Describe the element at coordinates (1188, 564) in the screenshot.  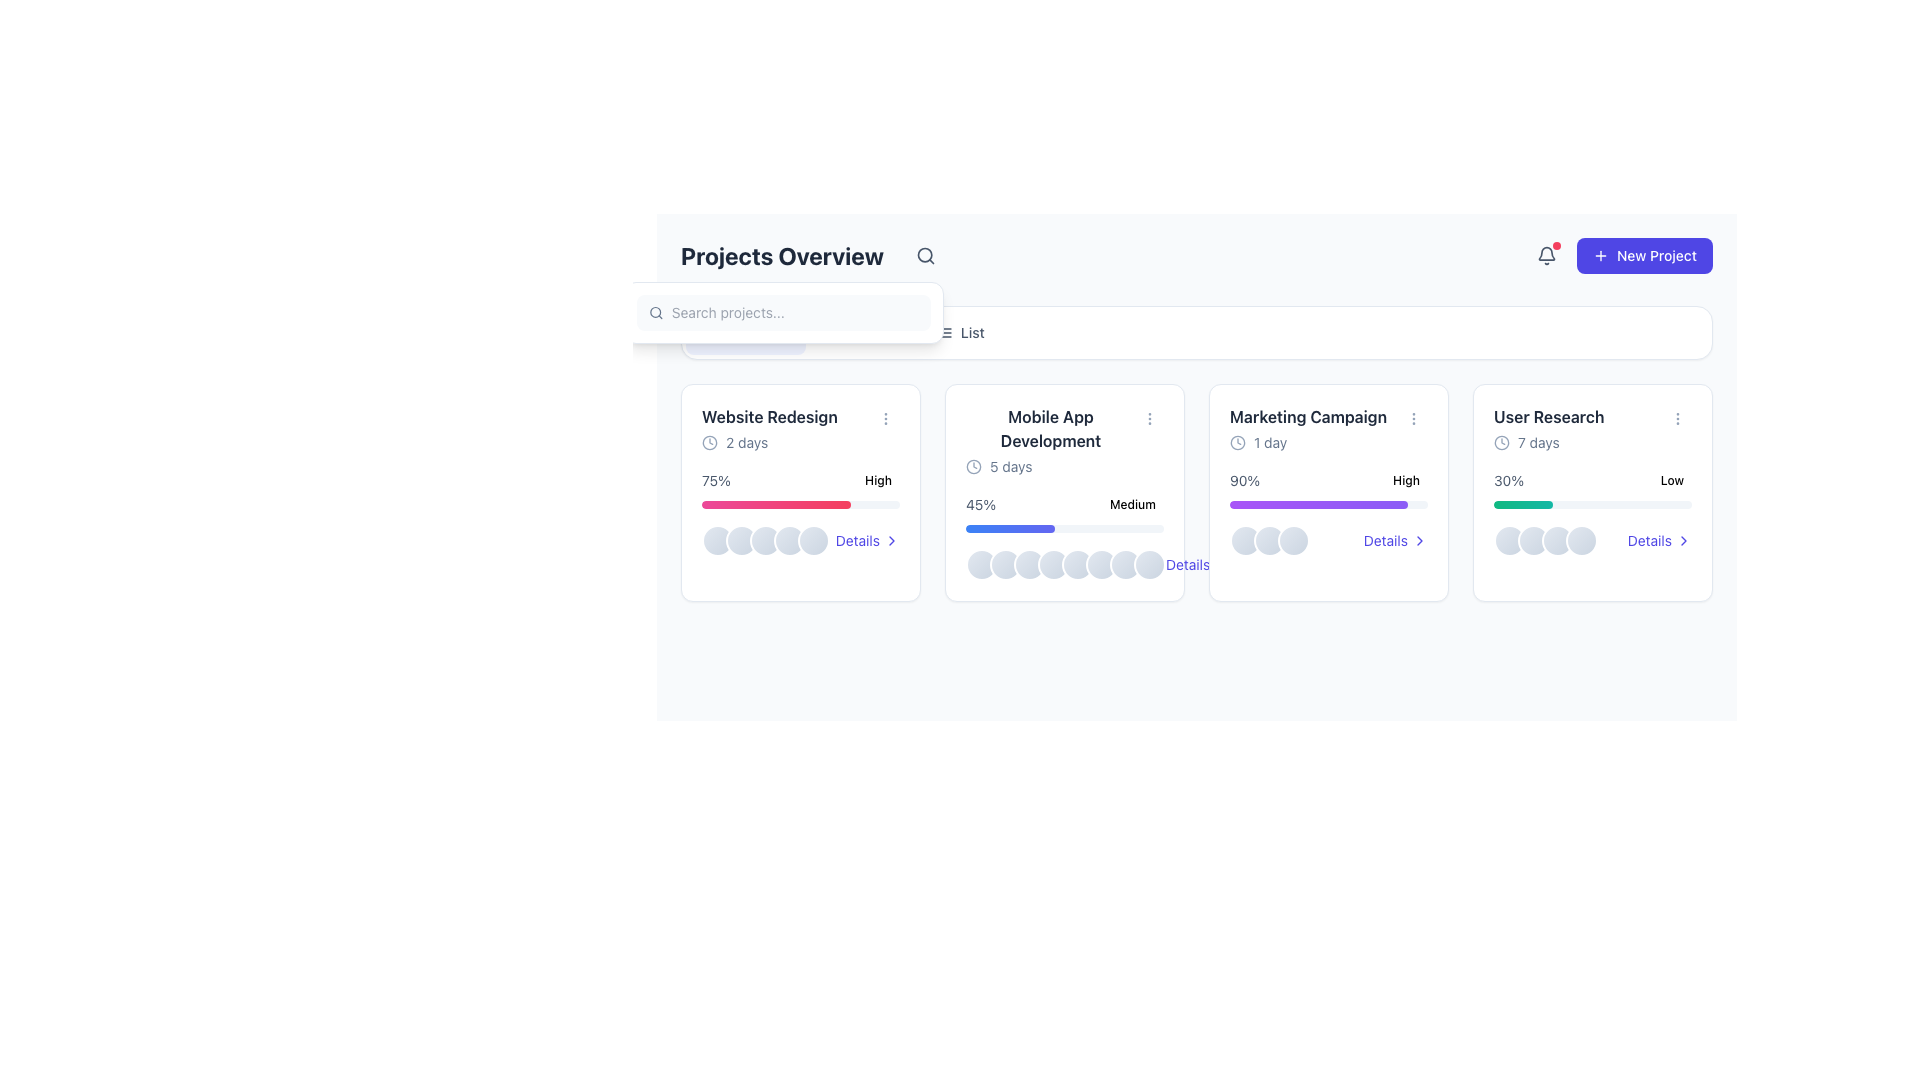
I see `the text link located in the 'Details' section of the 'Mobile App Development' card` at that location.